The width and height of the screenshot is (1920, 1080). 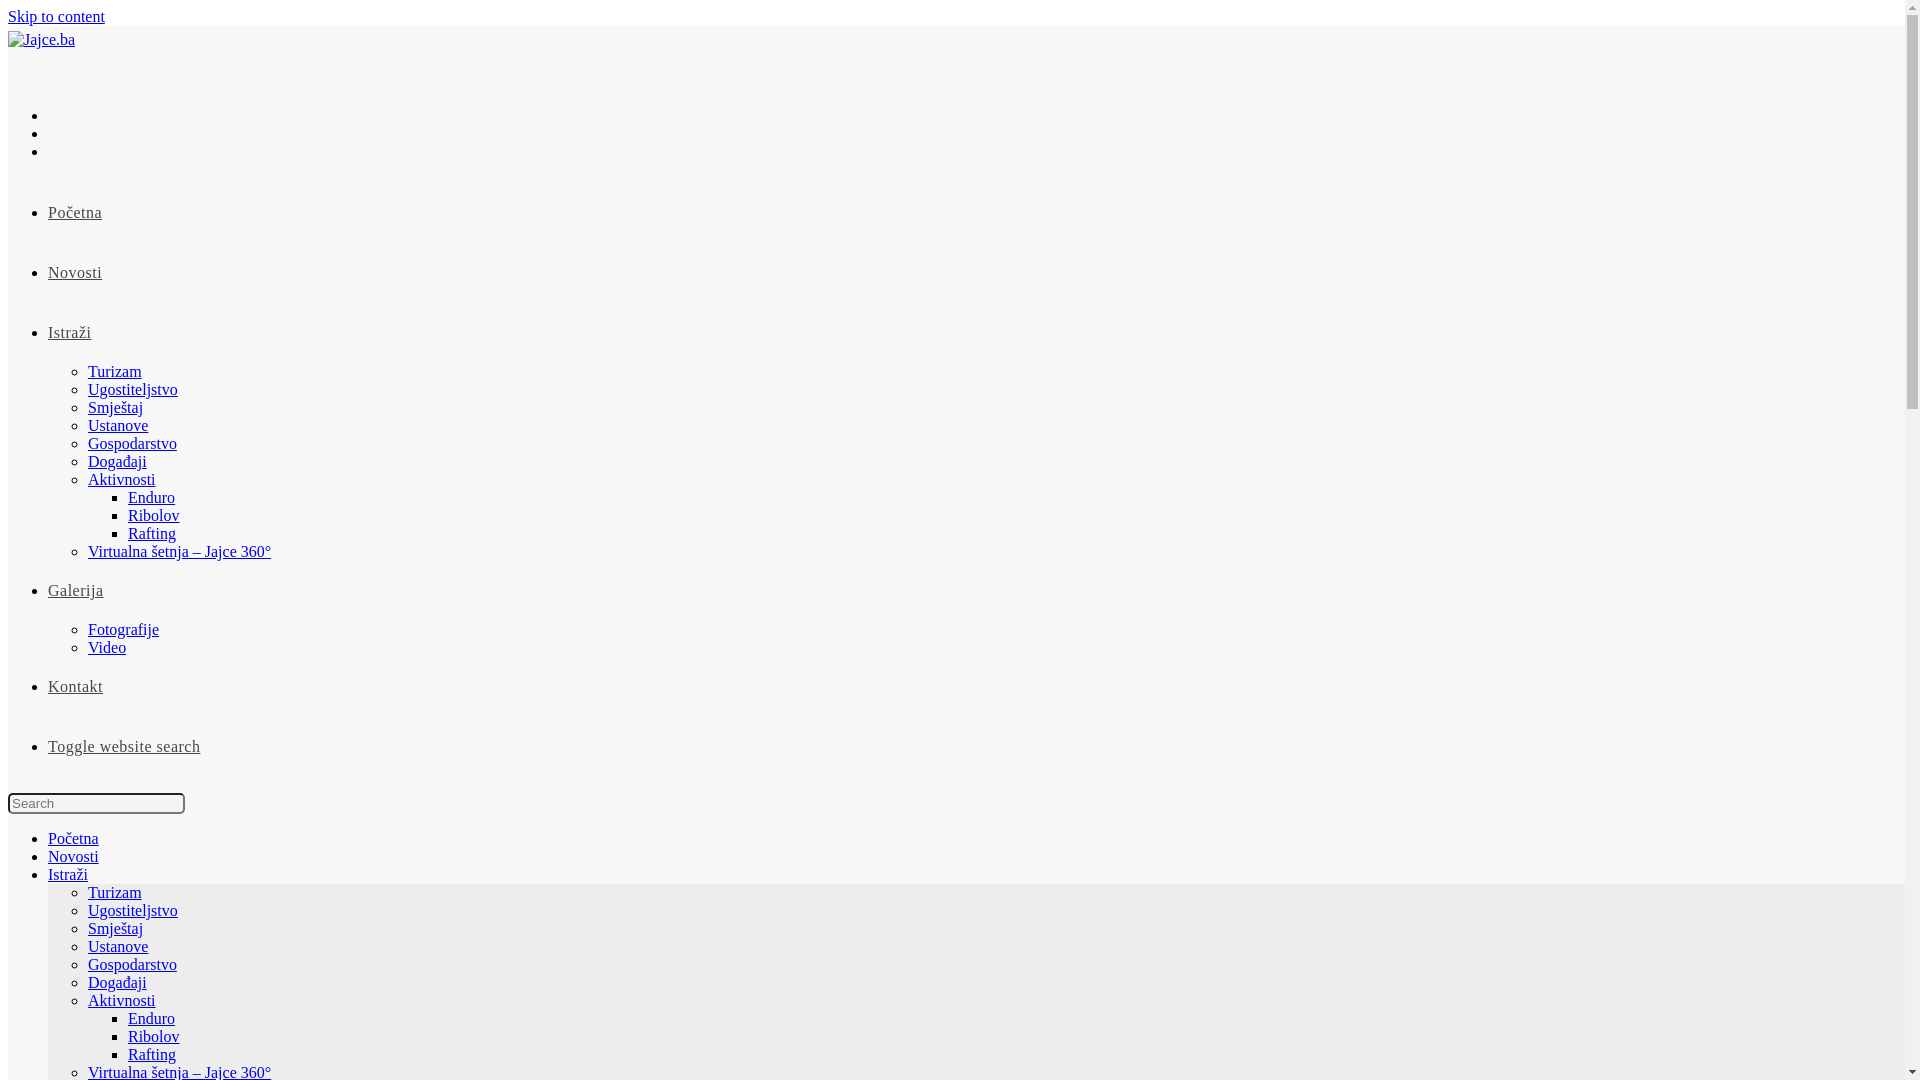 What do you see at coordinates (86, 371) in the screenshot?
I see `'Turizam'` at bounding box center [86, 371].